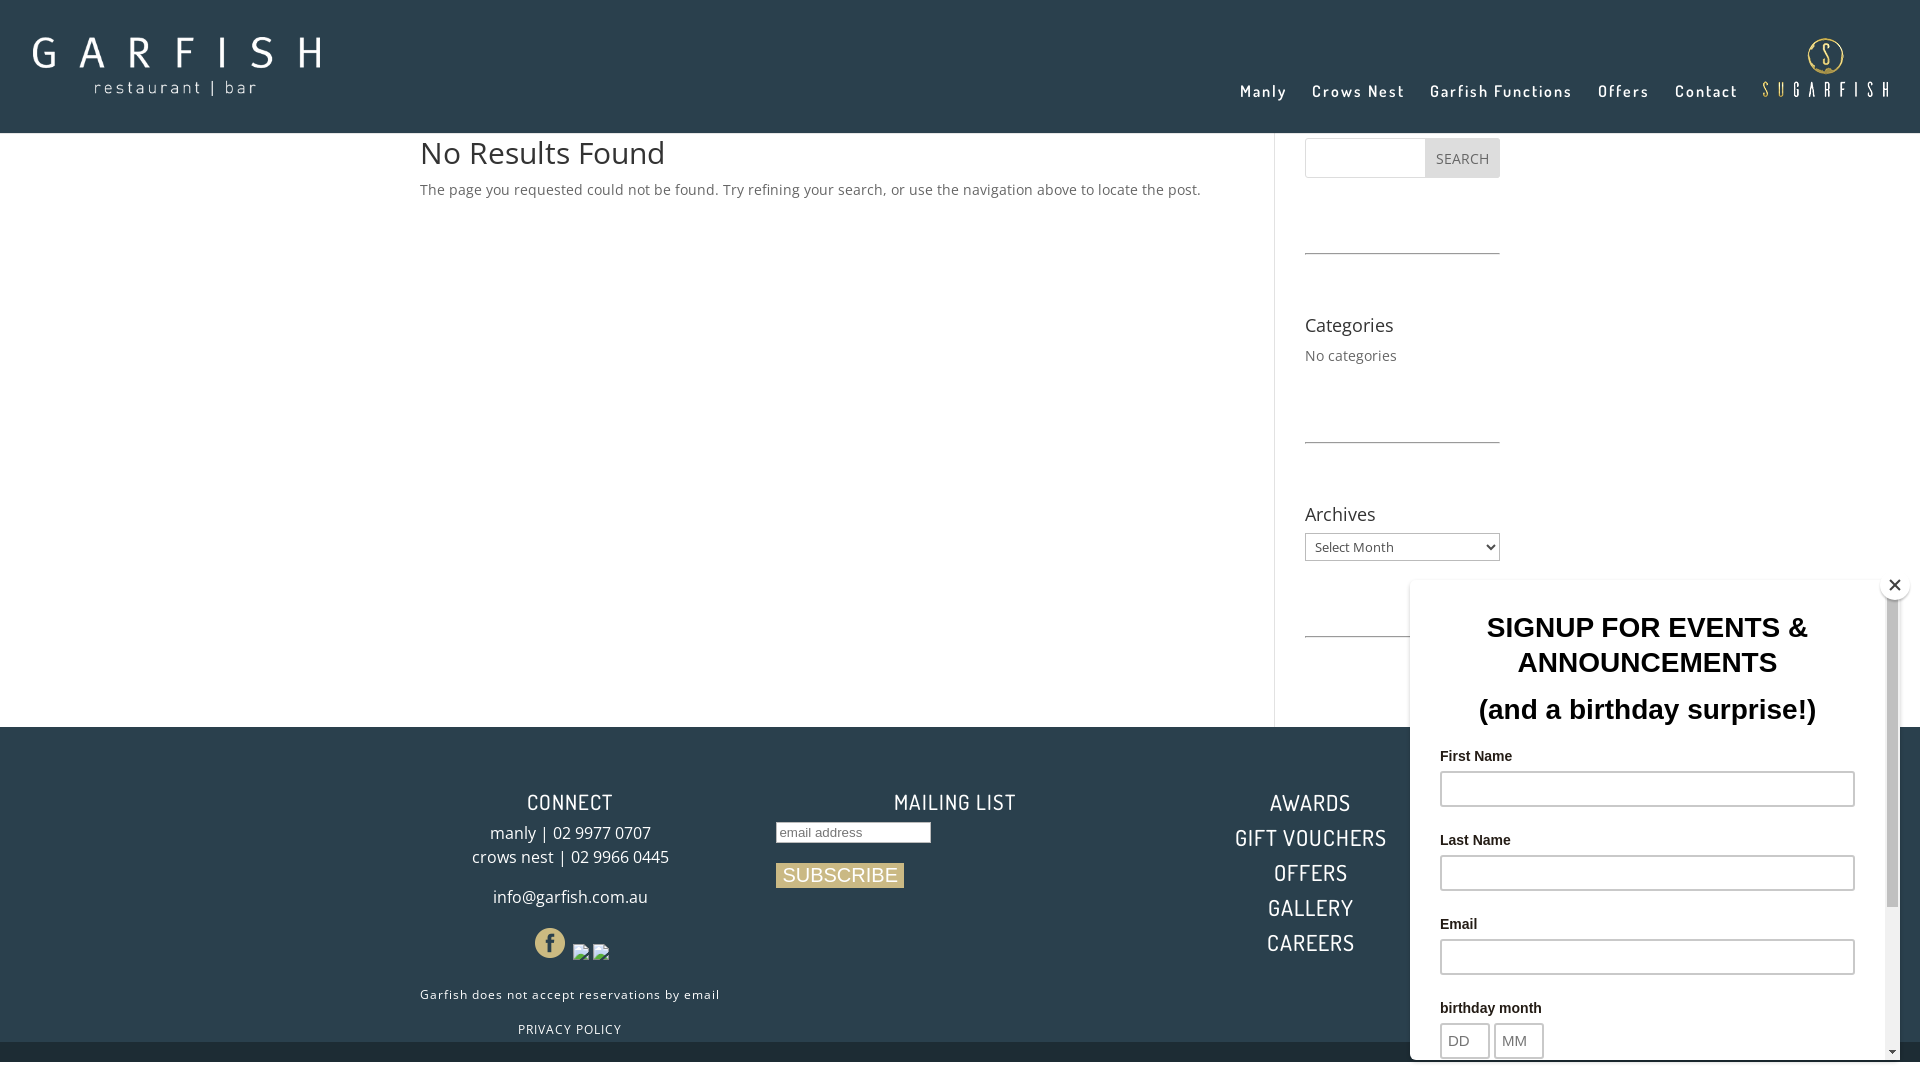  I want to click on 'Crows Nest', so click(1358, 108).